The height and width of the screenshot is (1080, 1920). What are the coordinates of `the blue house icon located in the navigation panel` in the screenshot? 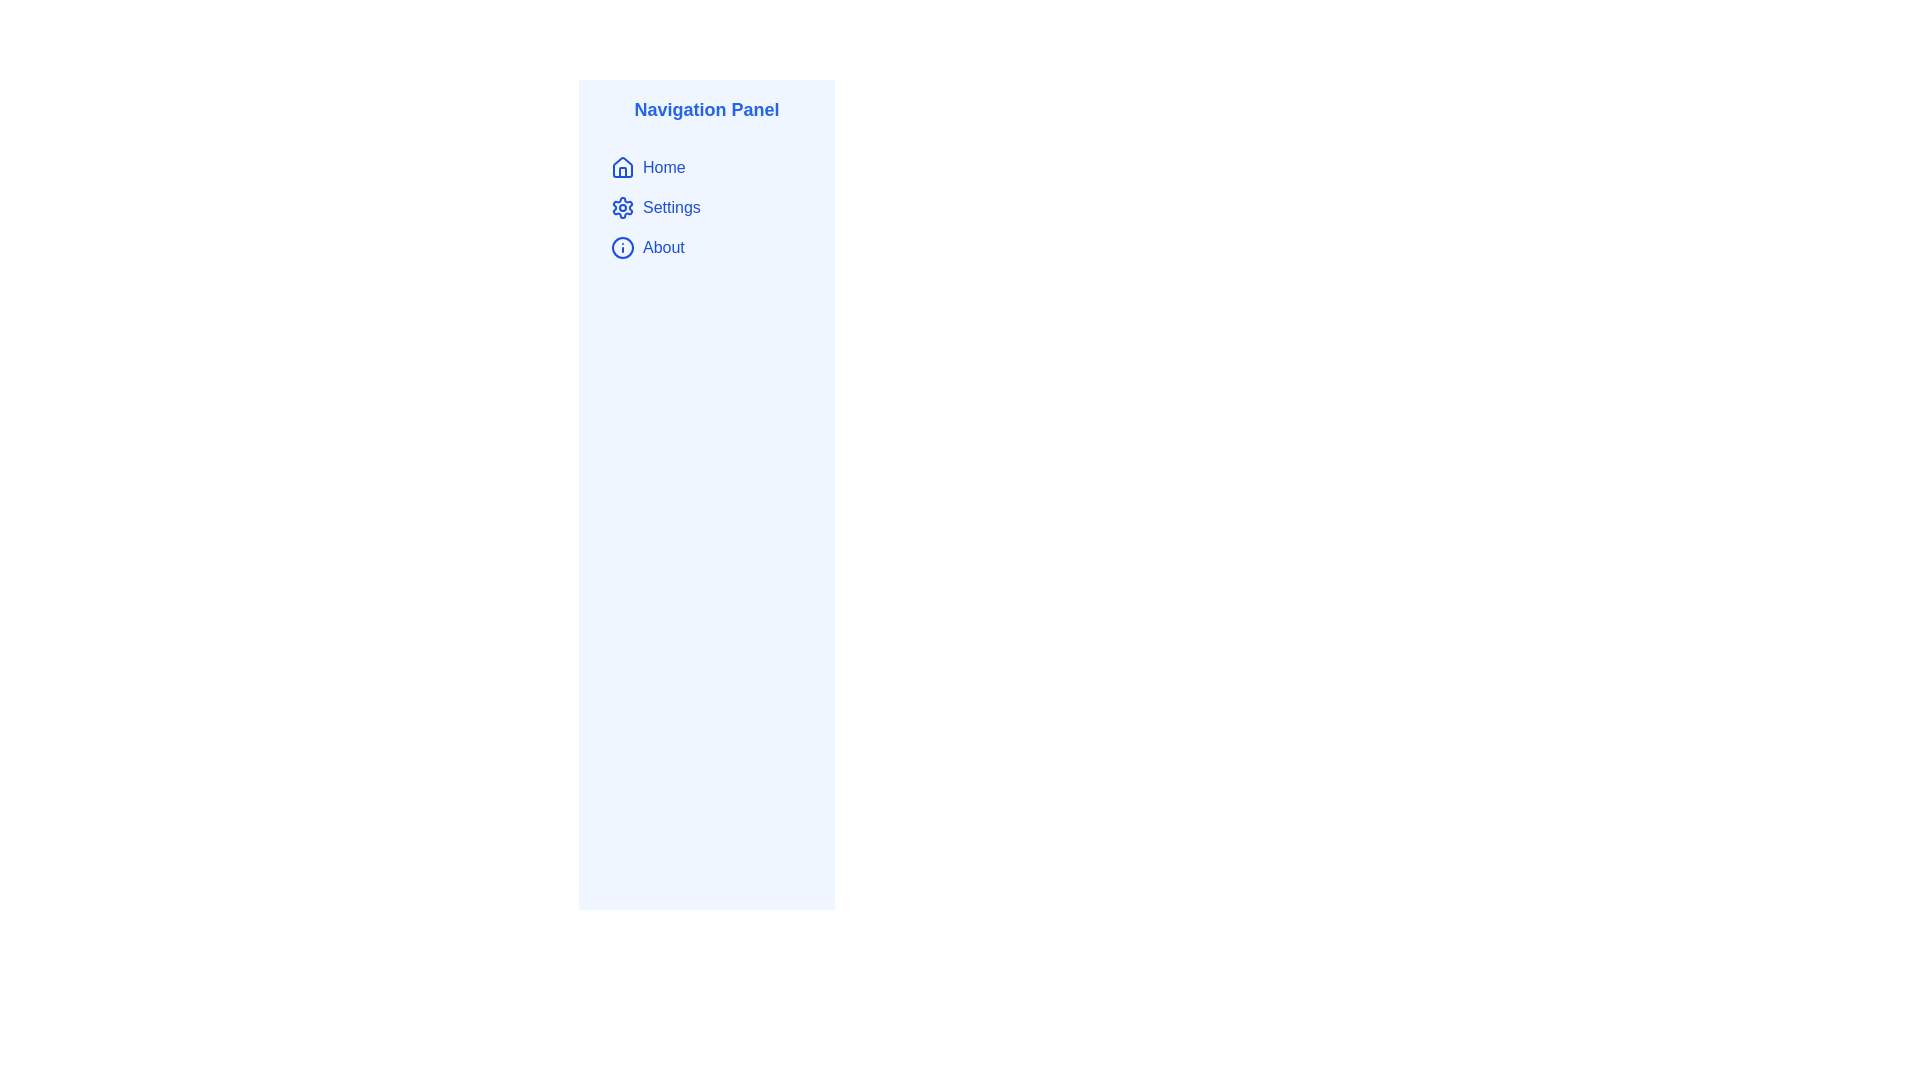 It's located at (622, 167).